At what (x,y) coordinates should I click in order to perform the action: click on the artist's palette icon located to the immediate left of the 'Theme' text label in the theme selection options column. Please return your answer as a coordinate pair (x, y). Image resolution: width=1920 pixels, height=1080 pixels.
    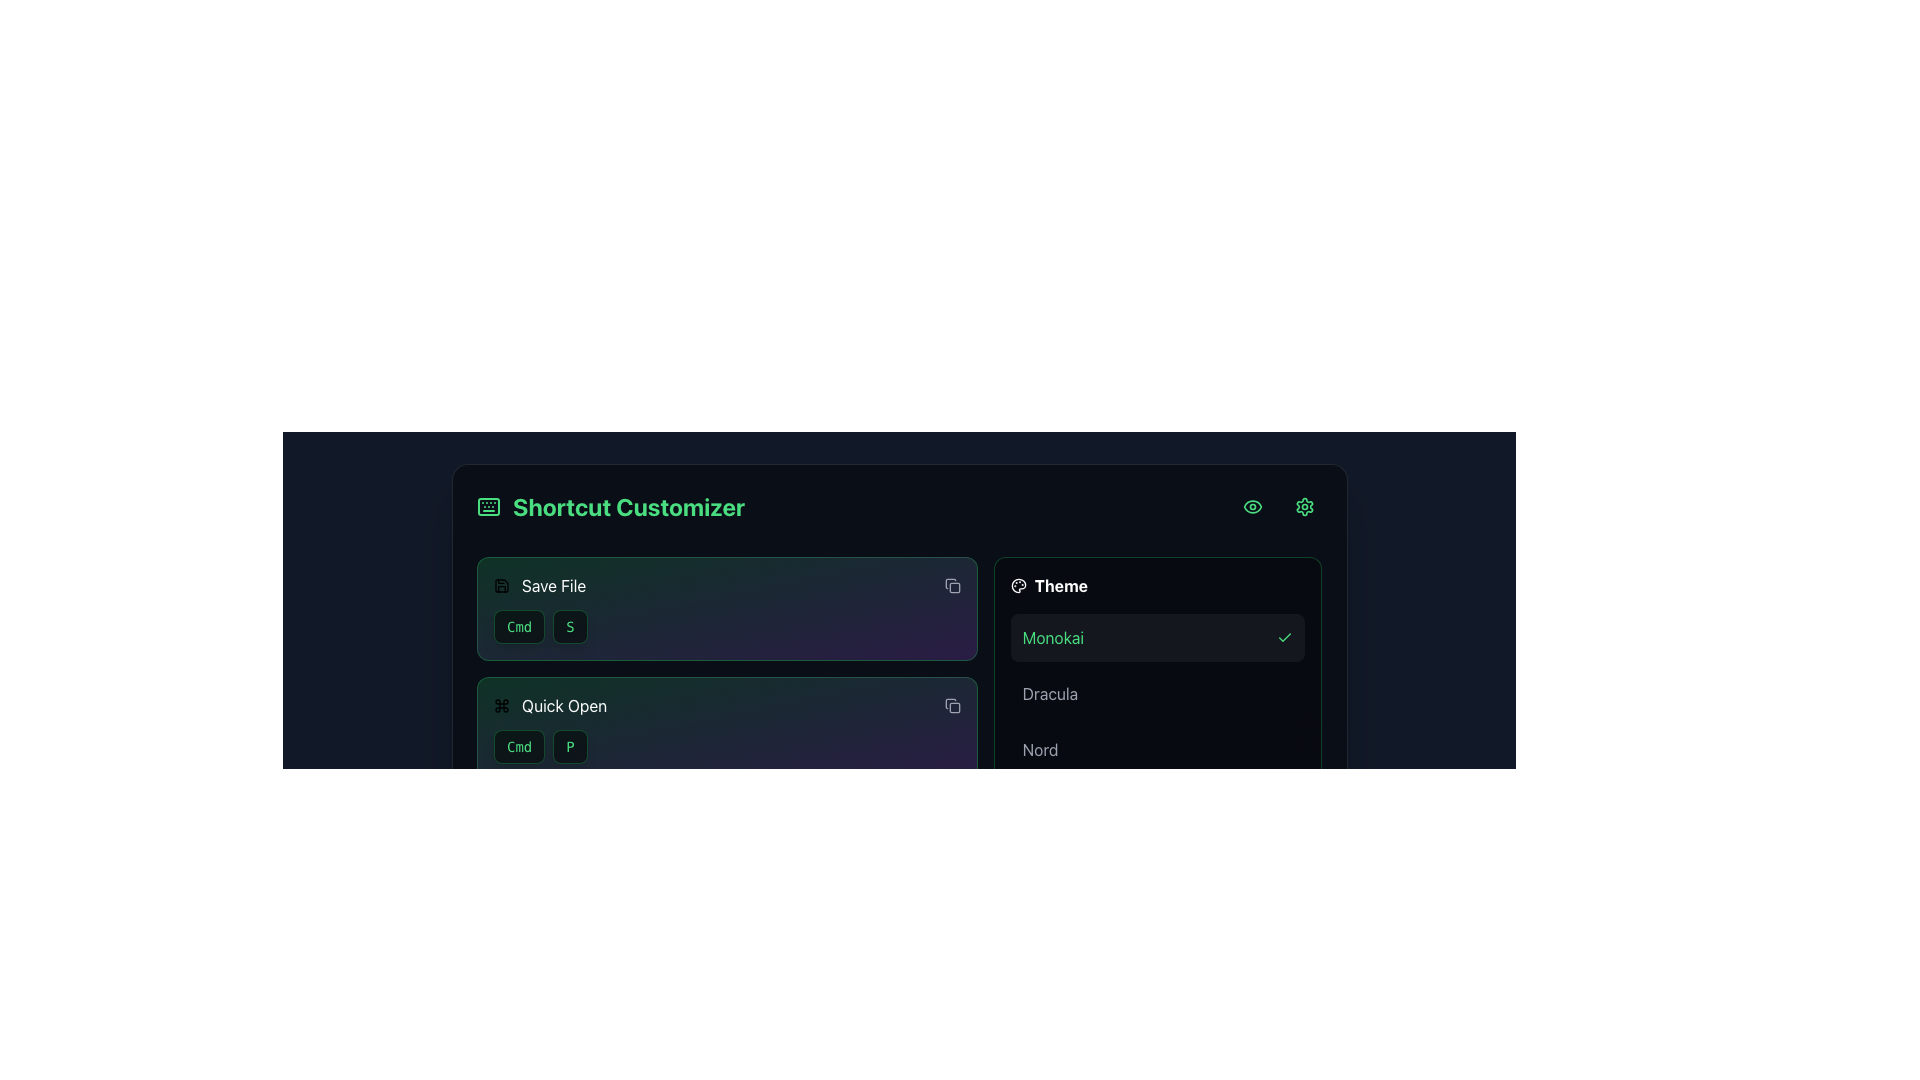
    Looking at the image, I should click on (1018, 585).